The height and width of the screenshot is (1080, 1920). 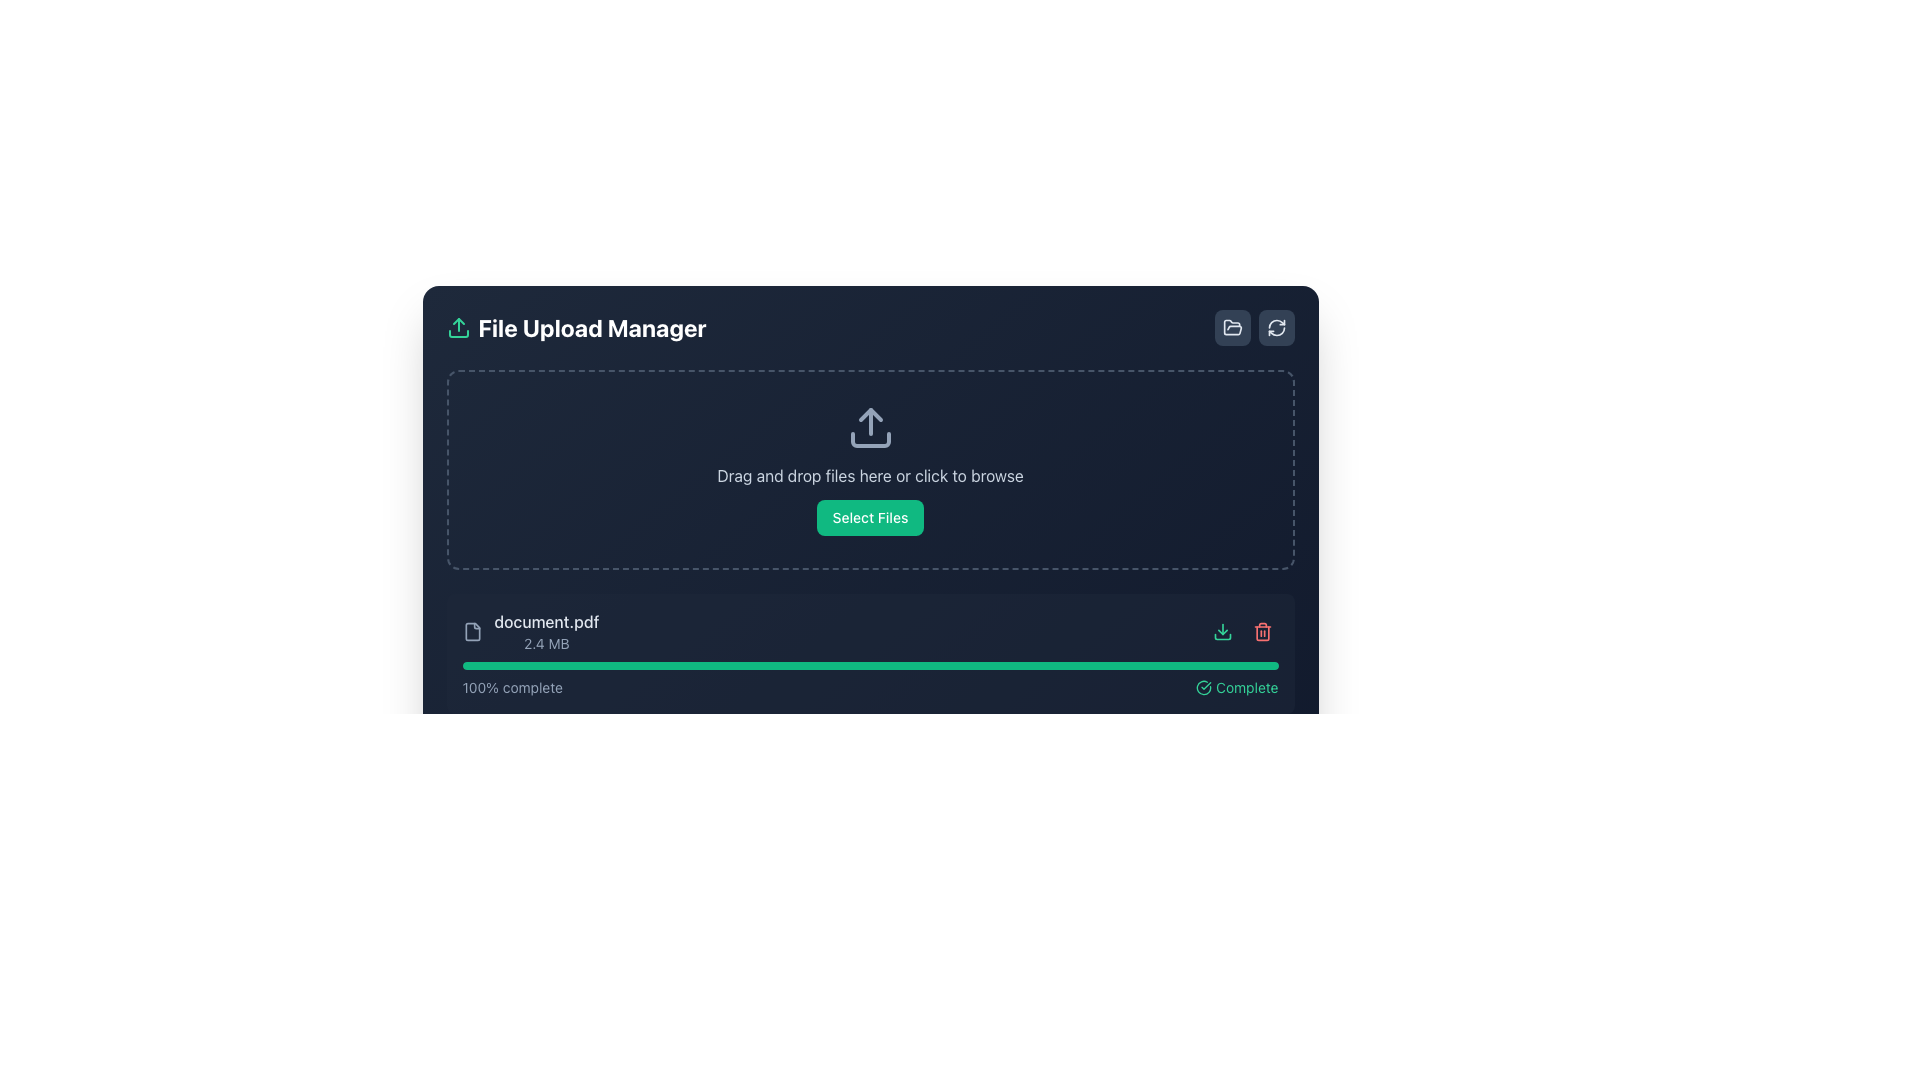 What do you see at coordinates (1253, 326) in the screenshot?
I see `the folder button in the Horizontal Button Group located in the top-right corner of the interface, adjacent to the 'File Upload Manager' heading` at bounding box center [1253, 326].